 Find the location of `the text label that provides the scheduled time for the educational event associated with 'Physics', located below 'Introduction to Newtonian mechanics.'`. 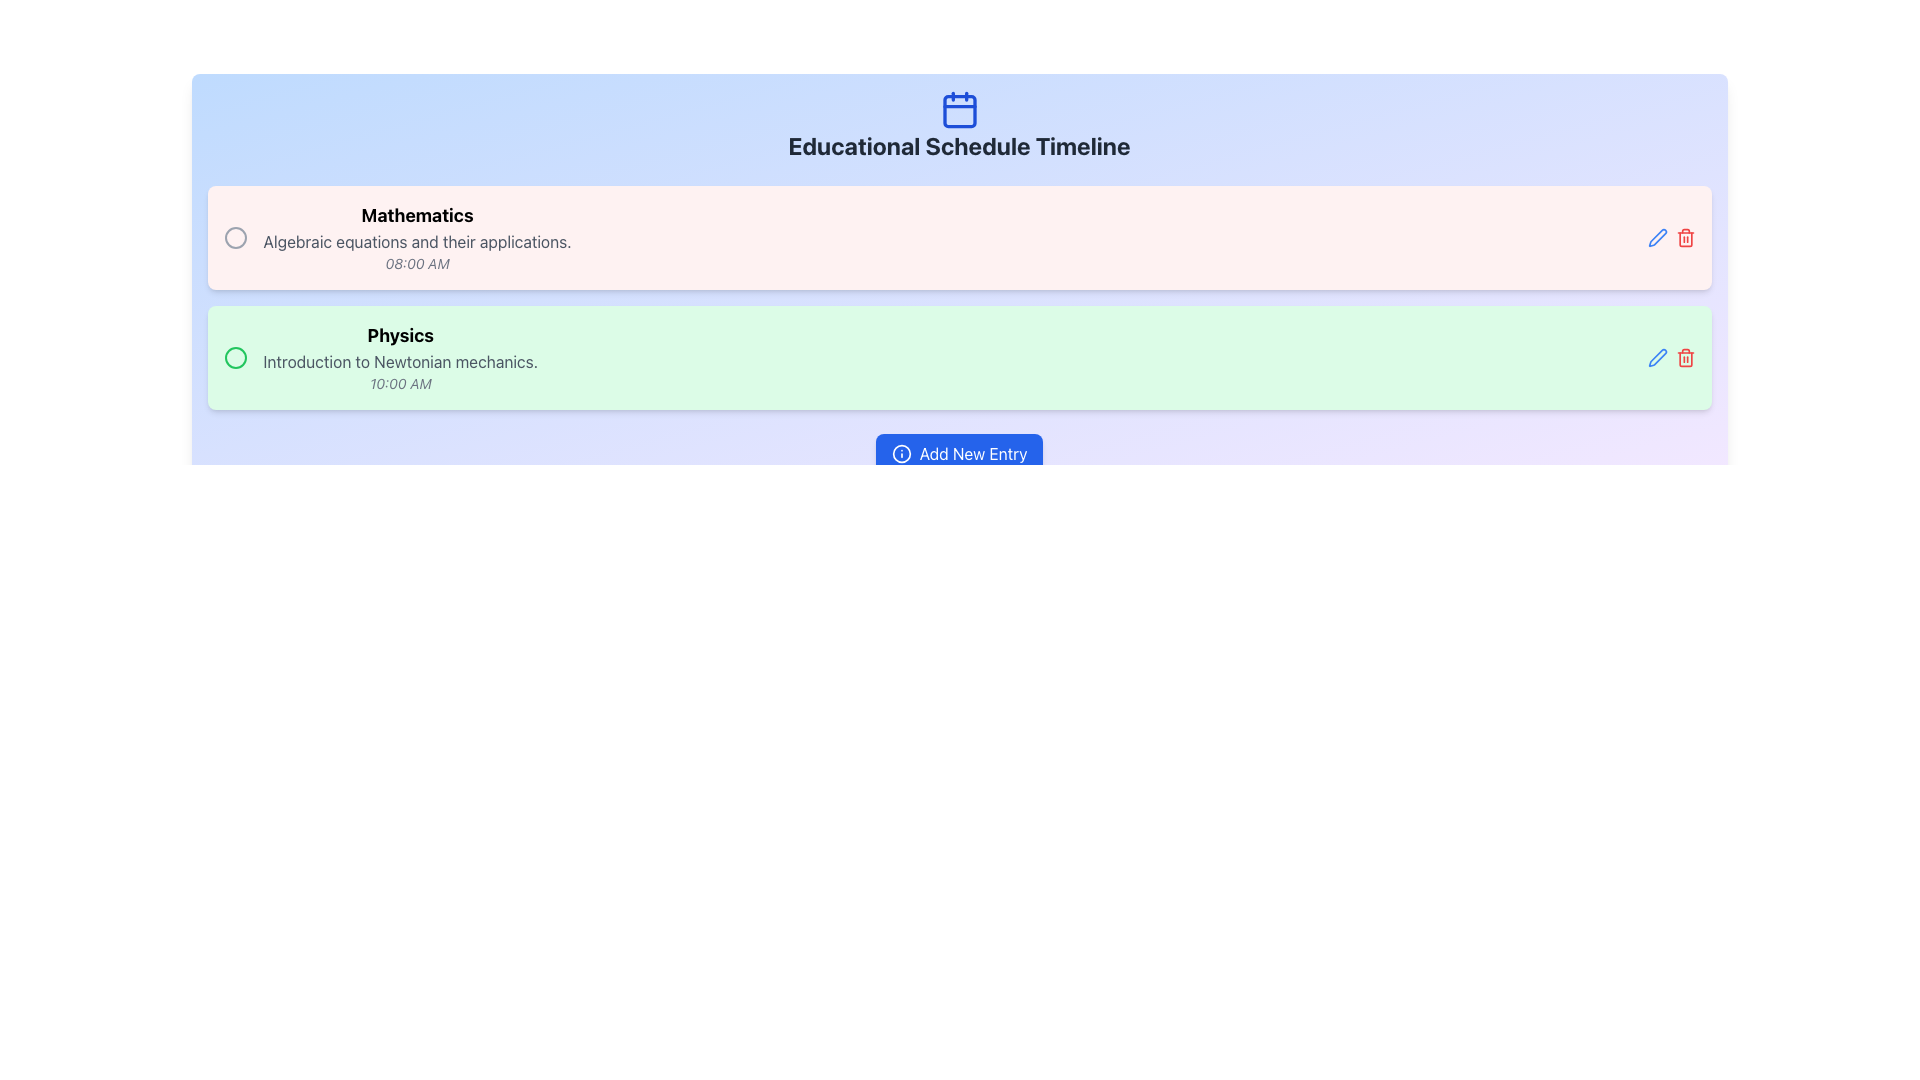

the text label that provides the scheduled time for the educational event associated with 'Physics', located below 'Introduction to Newtonian mechanics.' is located at coordinates (400, 384).